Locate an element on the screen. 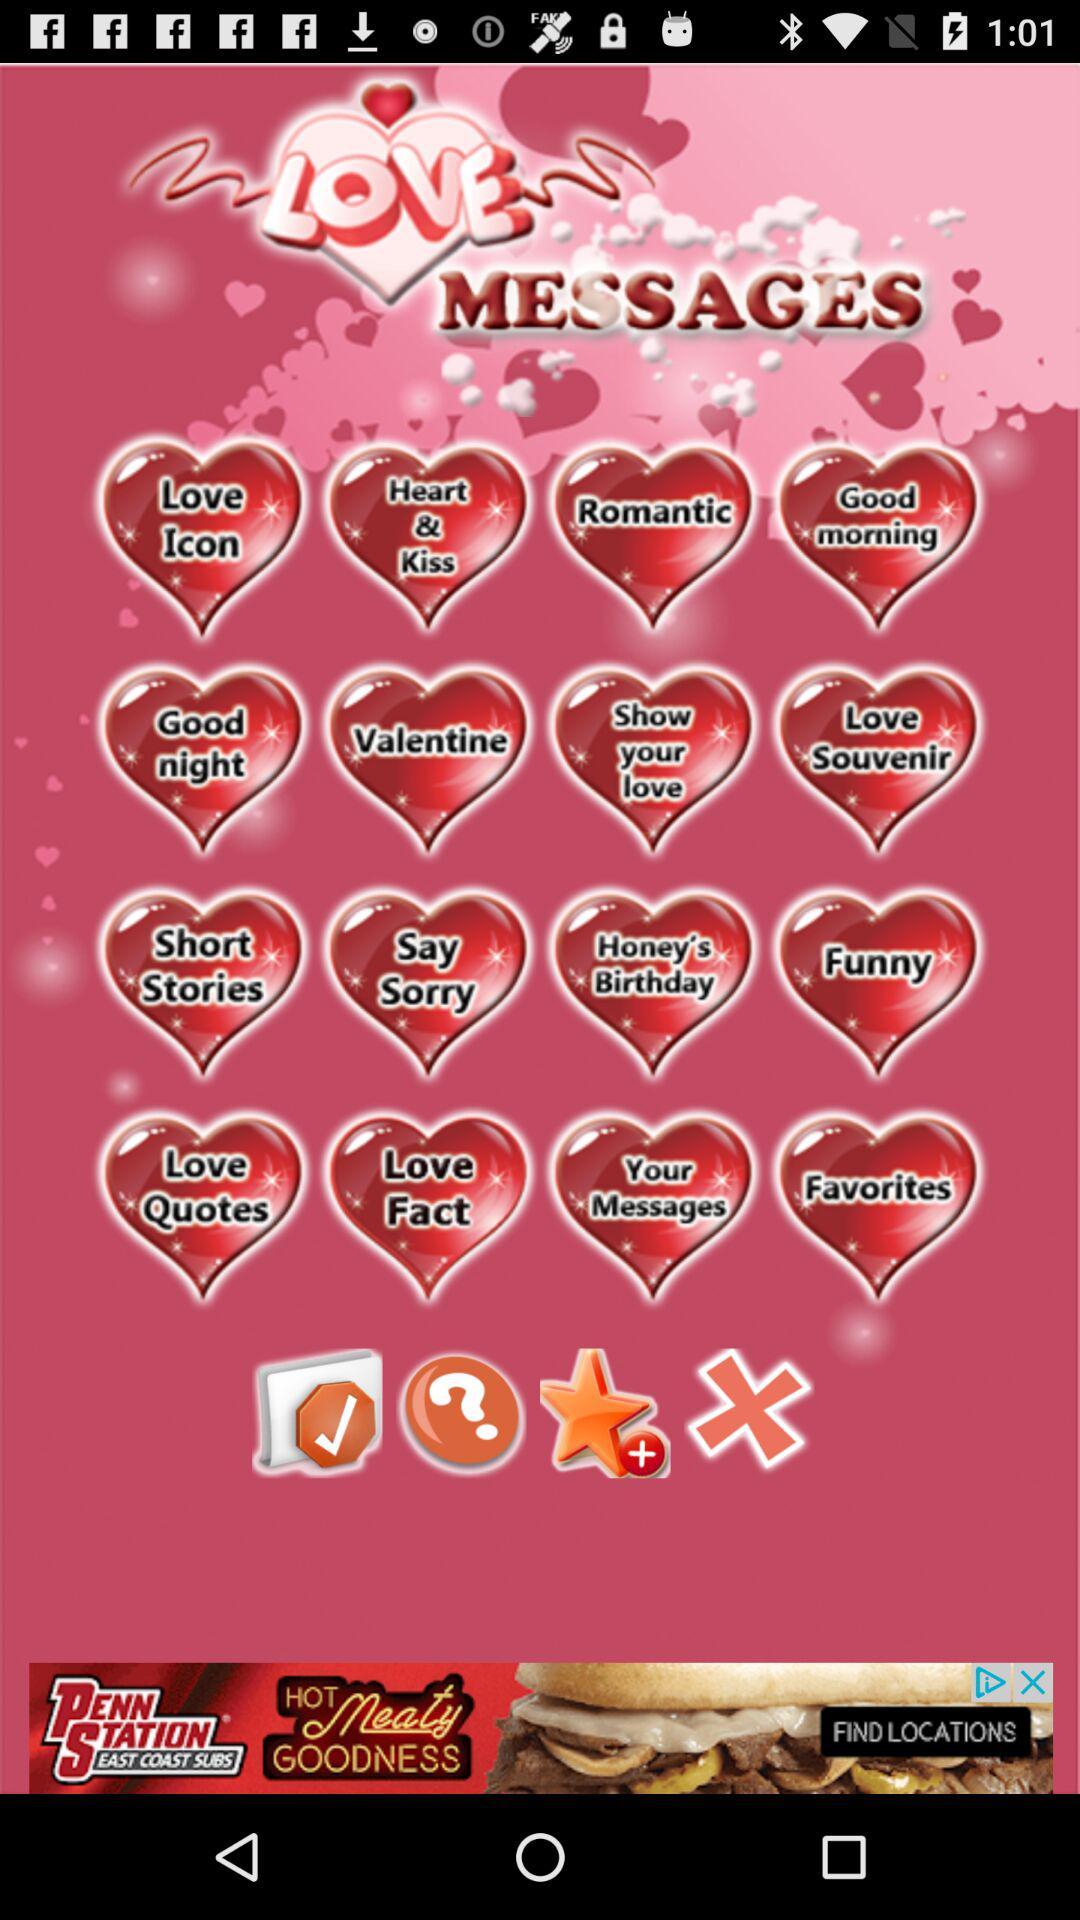 The width and height of the screenshot is (1080, 1920). category is located at coordinates (652, 539).